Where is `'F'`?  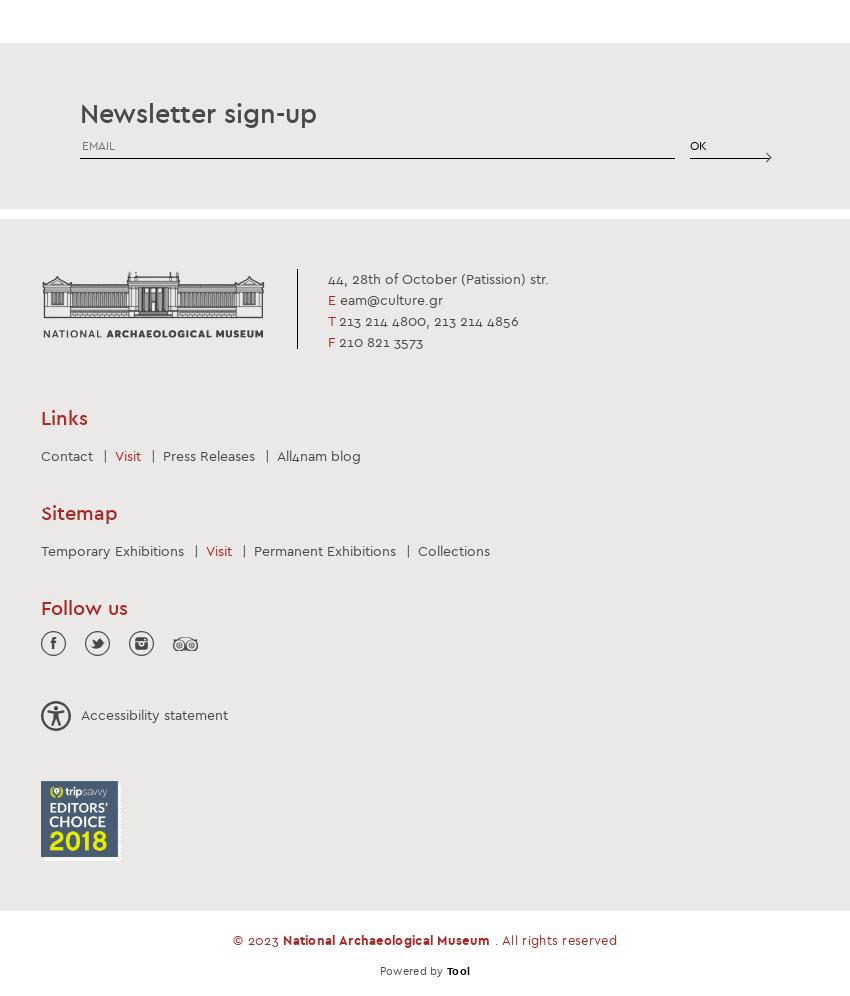 'F' is located at coordinates (328, 341).